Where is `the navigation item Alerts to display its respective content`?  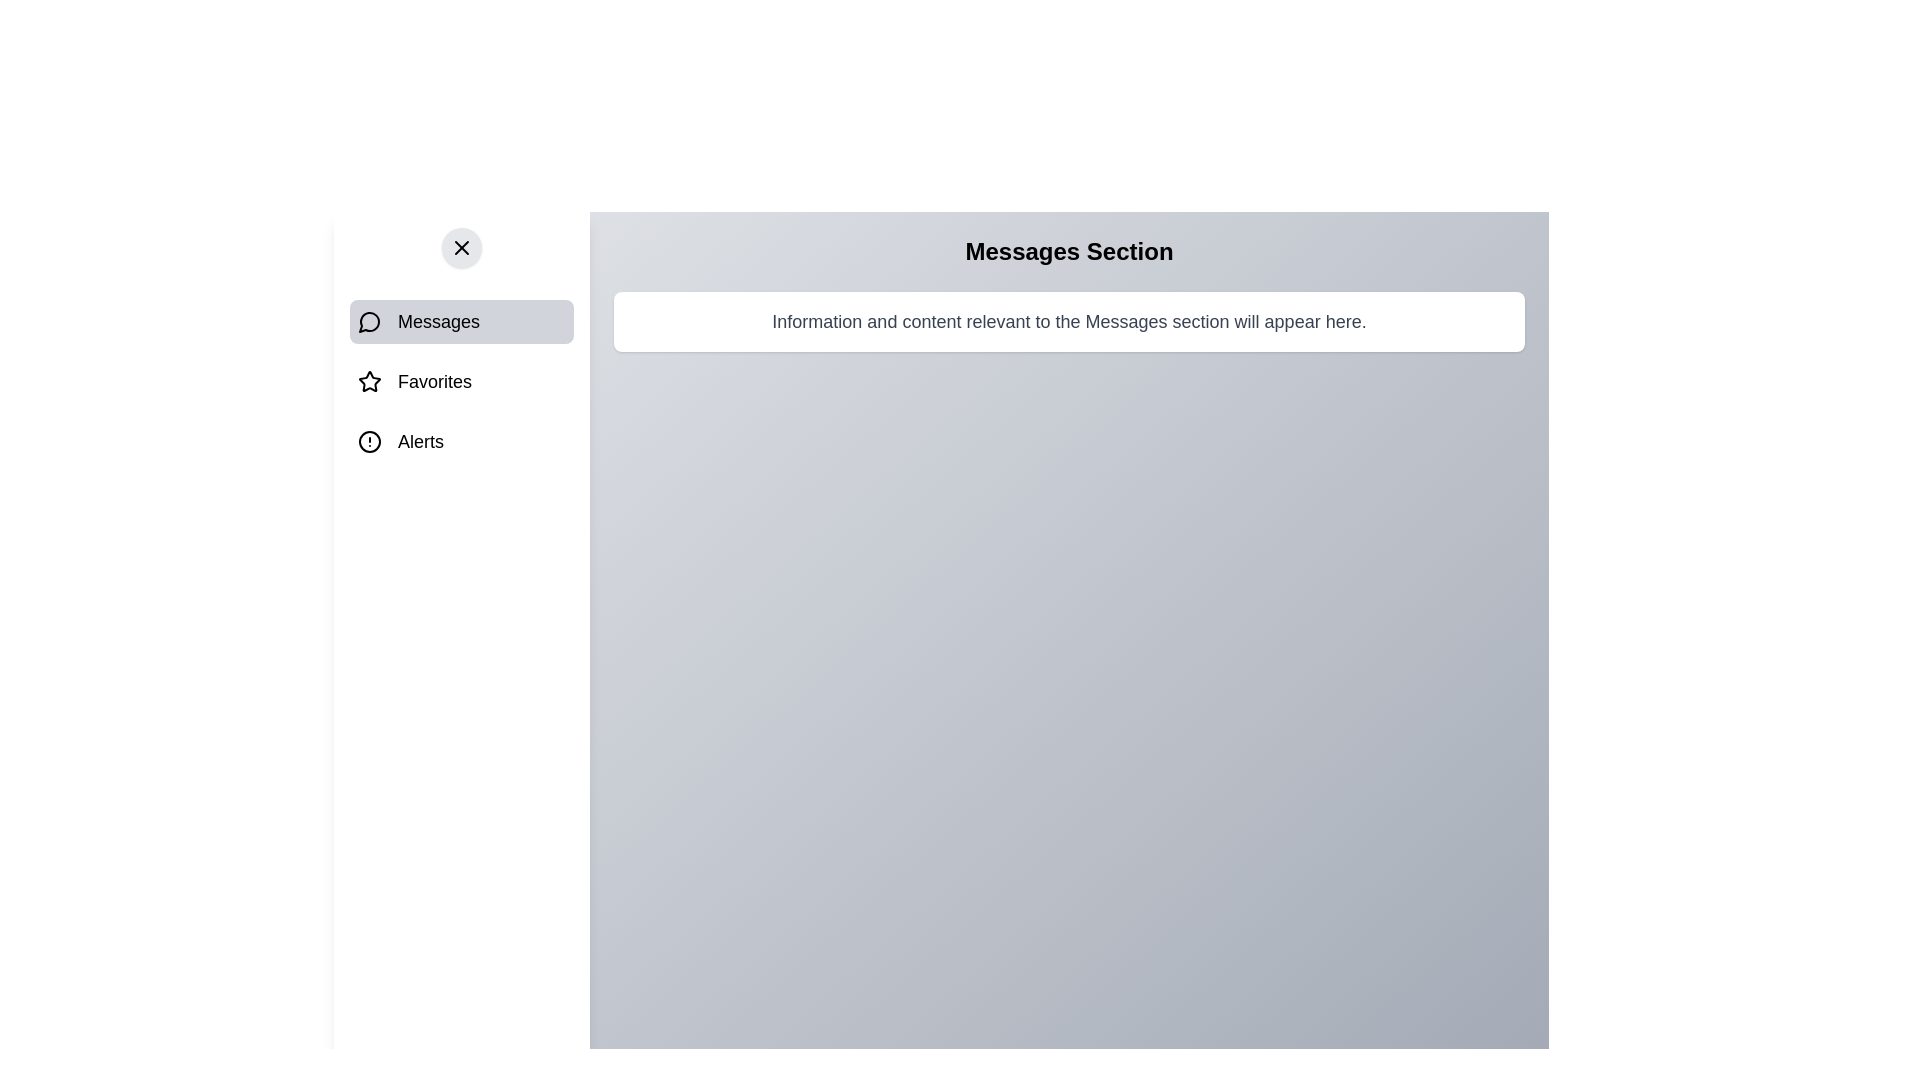
the navigation item Alerts to display its respective content is located at coordinates (460, 441).